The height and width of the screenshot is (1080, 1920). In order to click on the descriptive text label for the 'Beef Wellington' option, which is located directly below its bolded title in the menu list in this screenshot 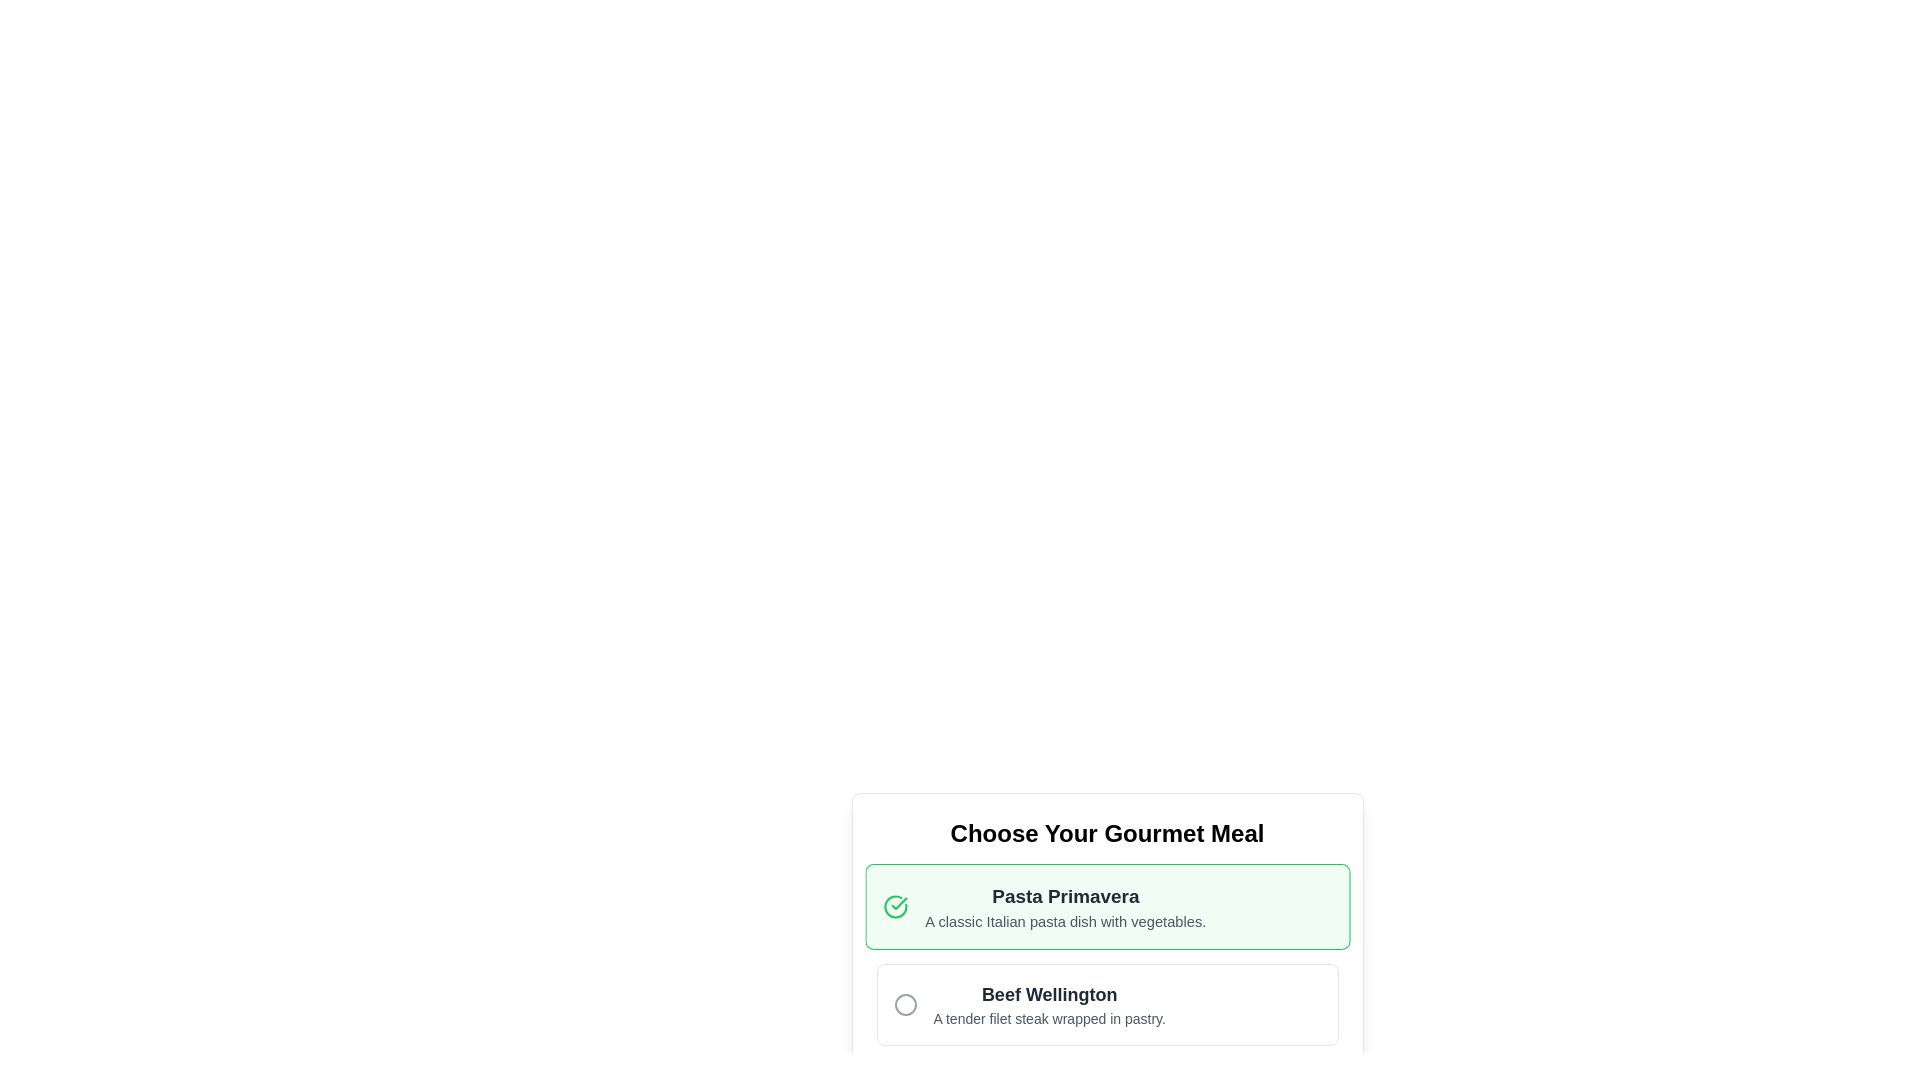, I will do `click(1048, 1018)`.